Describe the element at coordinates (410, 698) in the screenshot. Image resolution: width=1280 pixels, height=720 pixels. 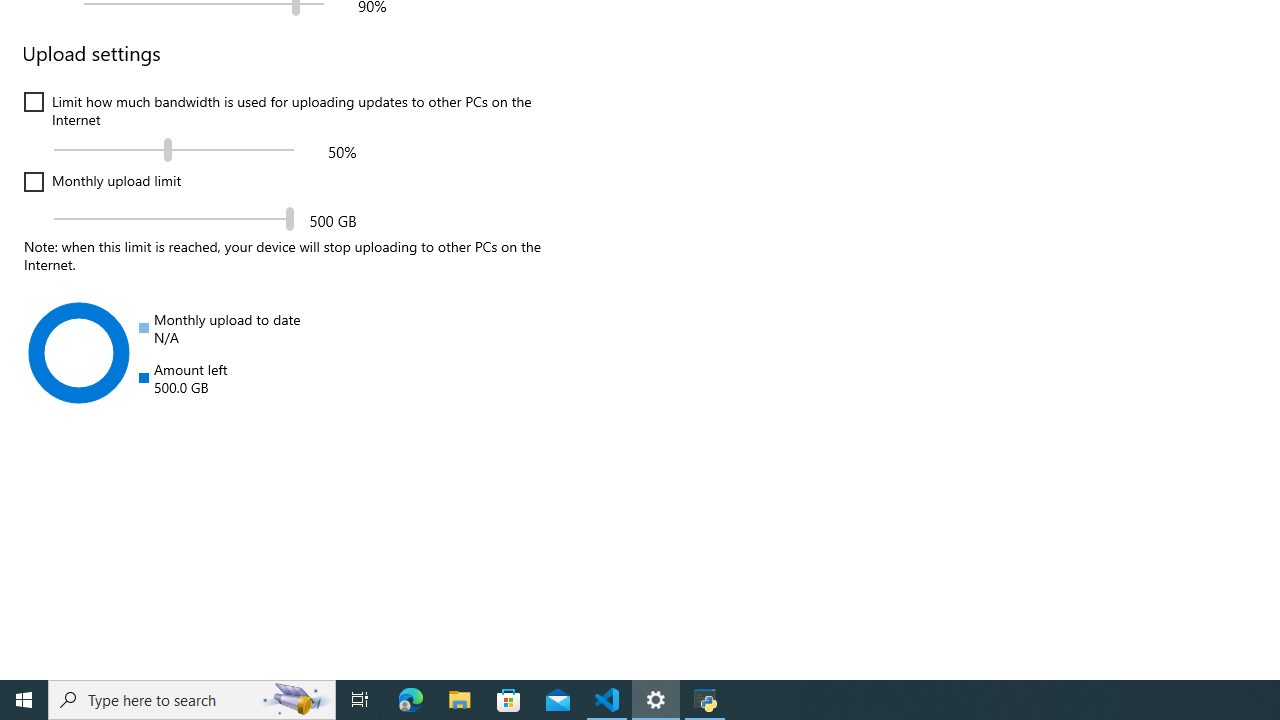
I see `'Microsoft Edge'` at that location.